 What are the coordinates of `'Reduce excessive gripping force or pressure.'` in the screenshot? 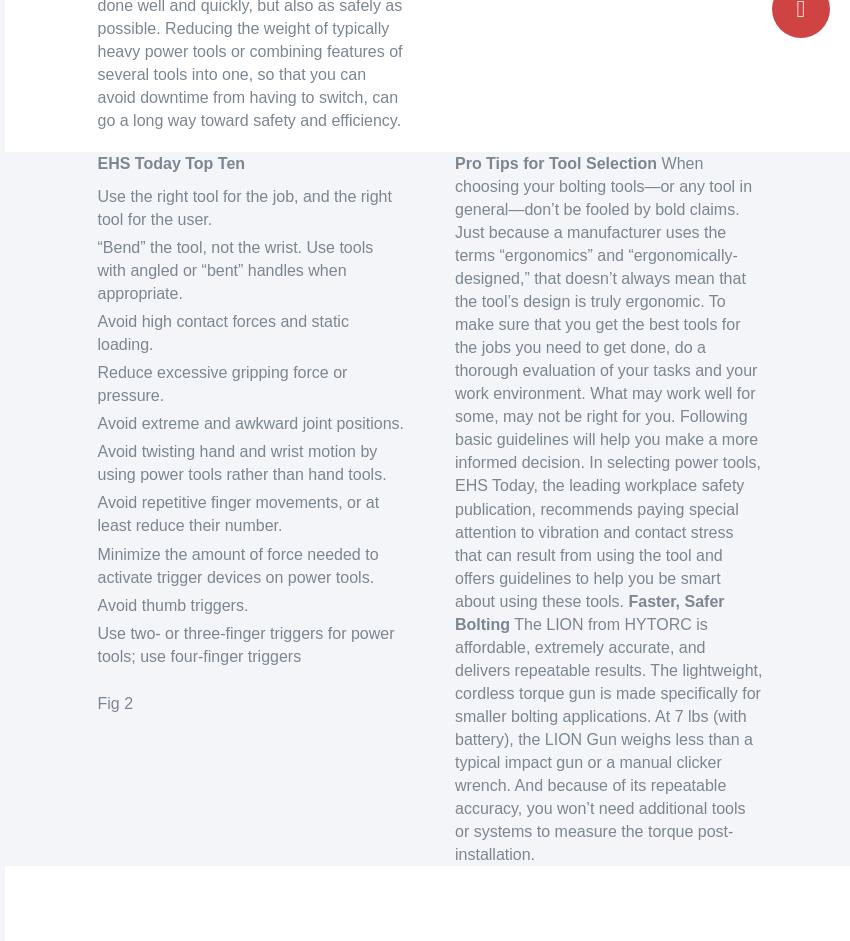 It's located at (222, 384).